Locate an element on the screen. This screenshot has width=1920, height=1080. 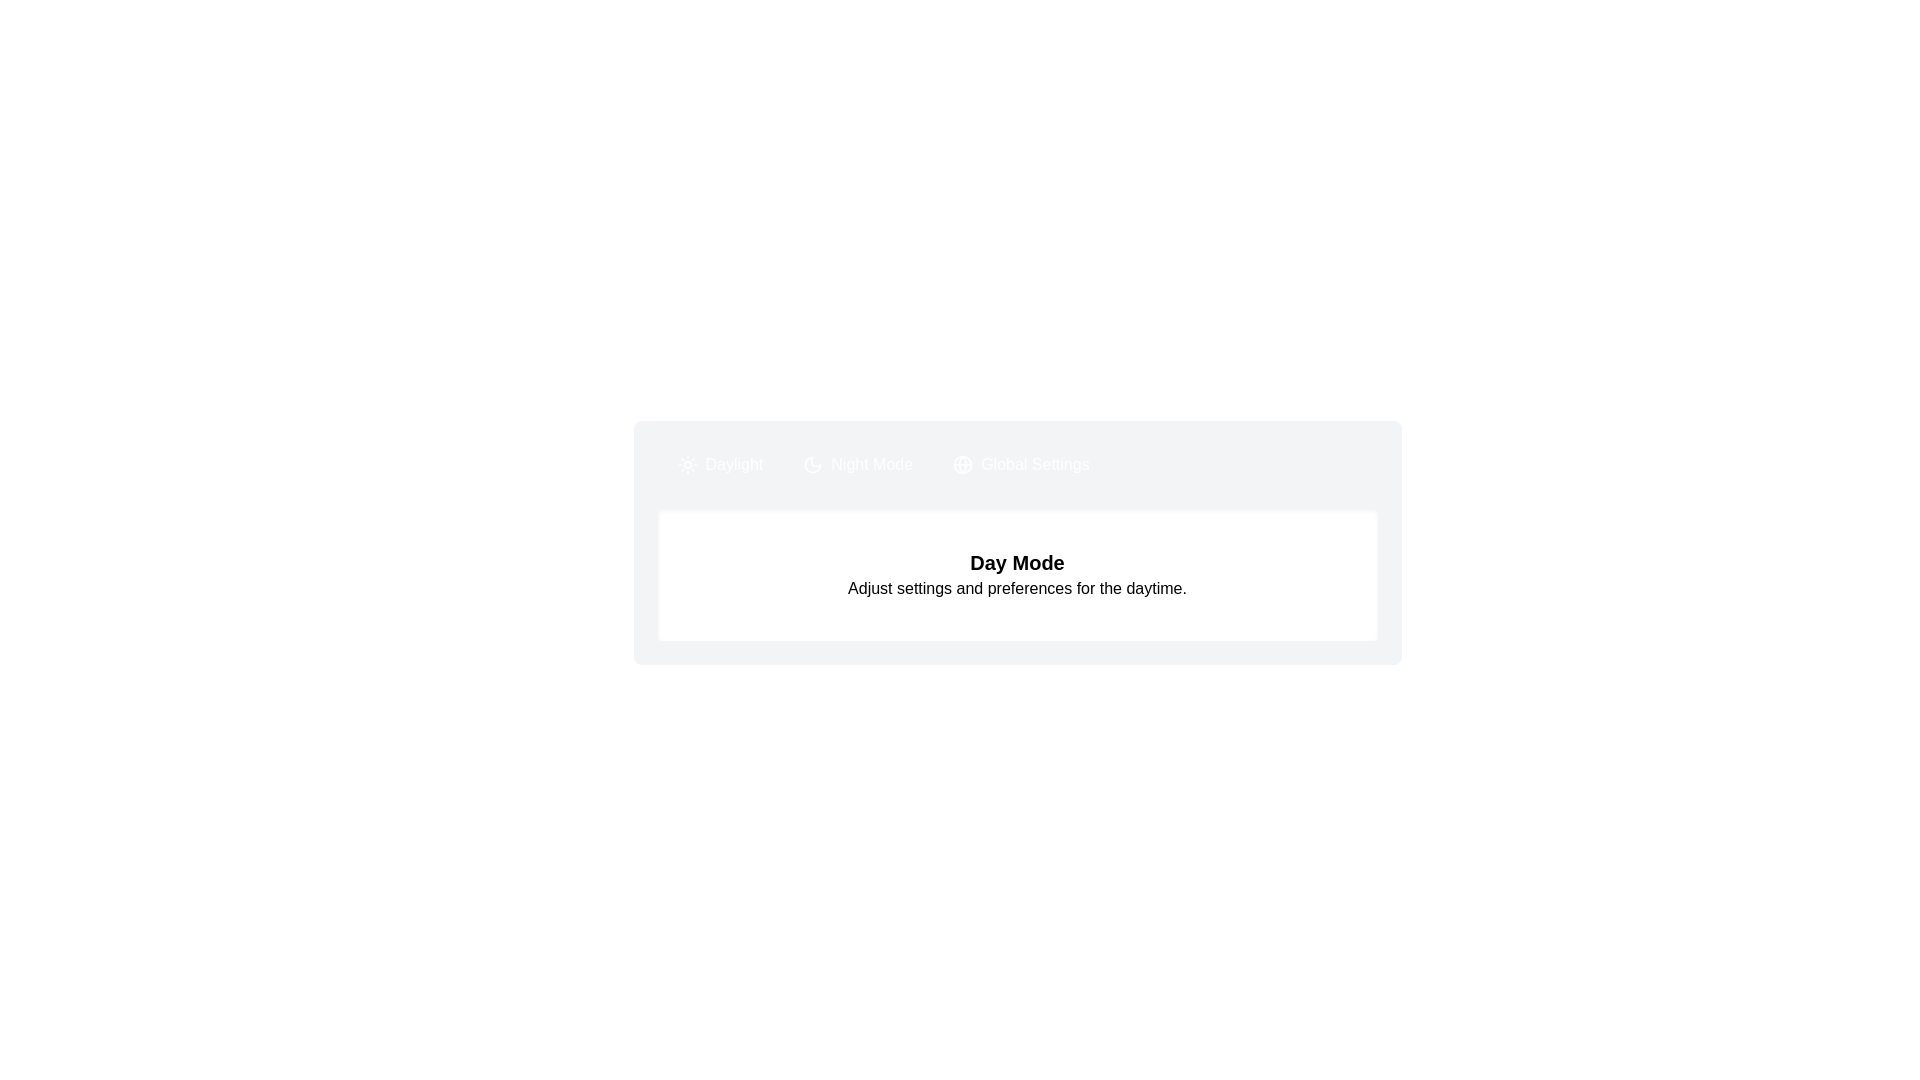
the tab Daylight and copy its content is located at coordinates (720, 465).